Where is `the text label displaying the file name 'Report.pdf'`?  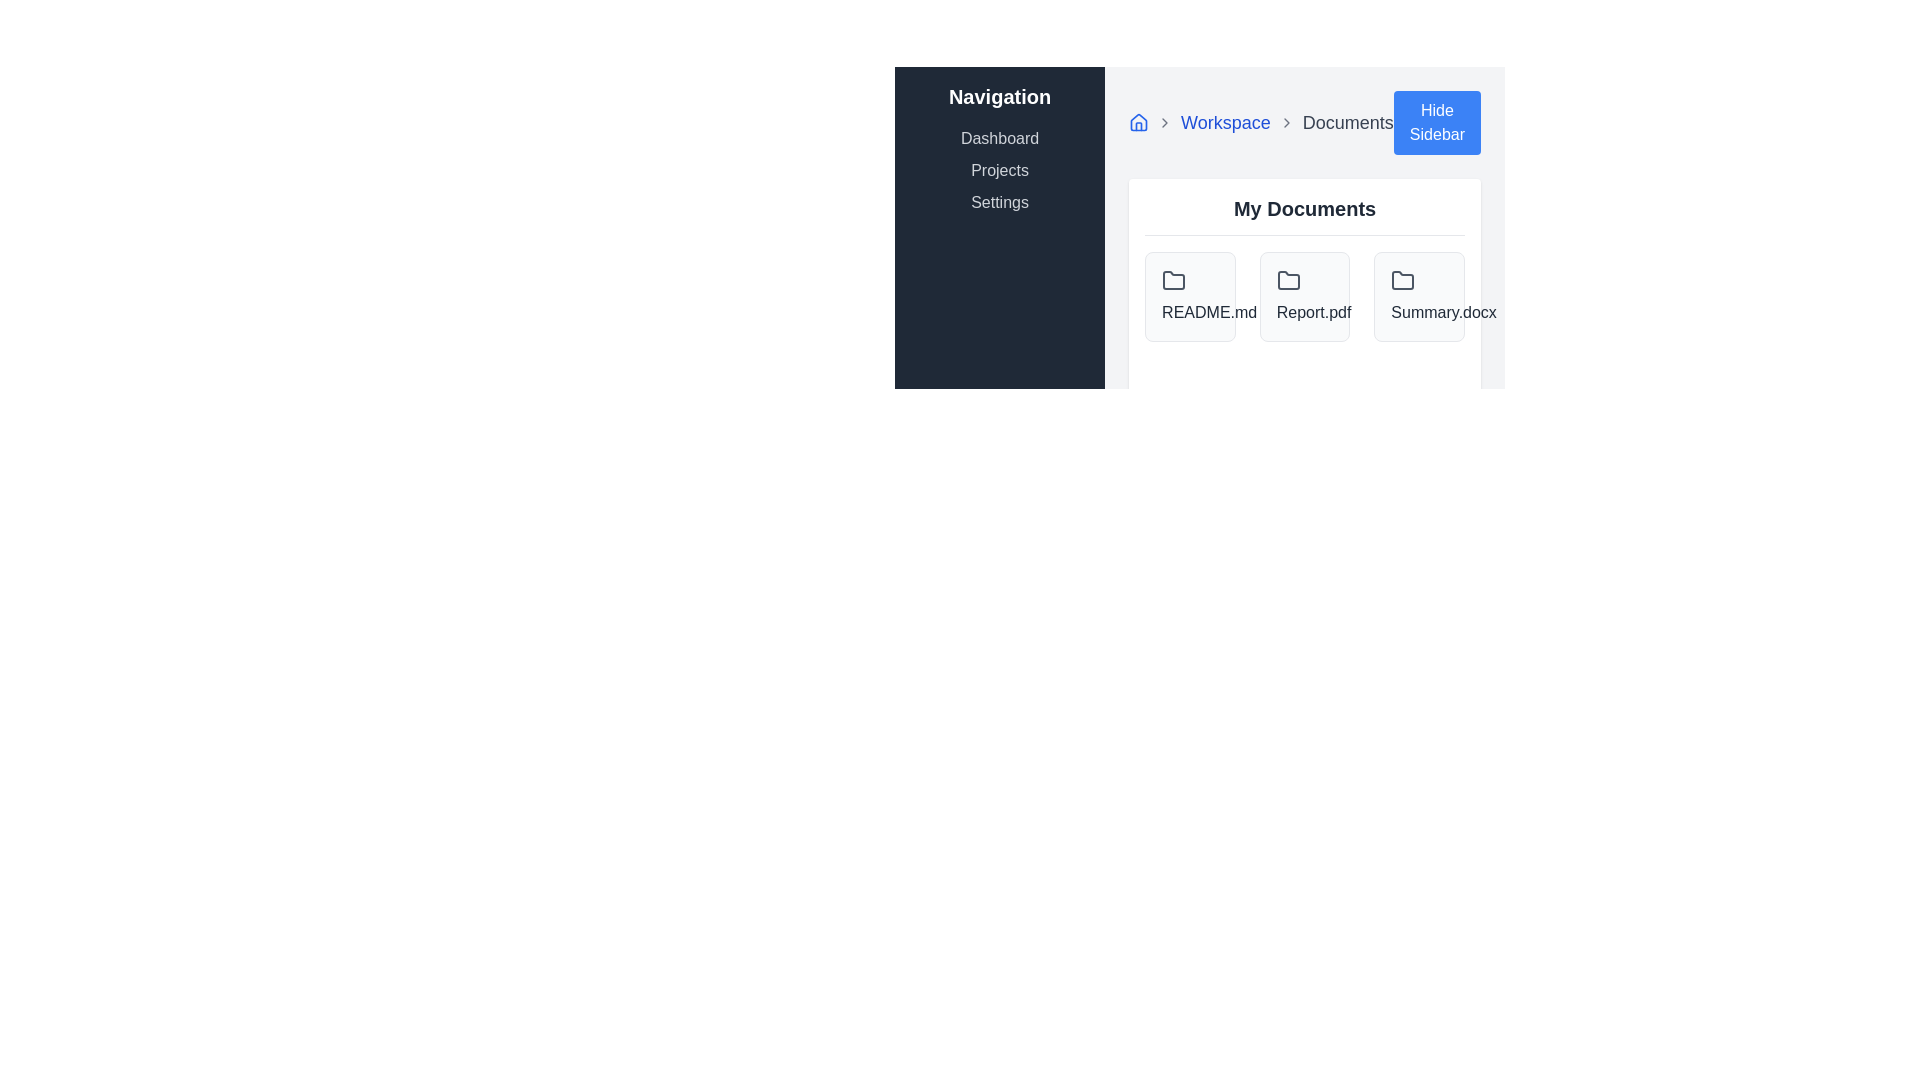
the text label displaying the file name 'Report.pdf' is located at coordinates (1305, 312).